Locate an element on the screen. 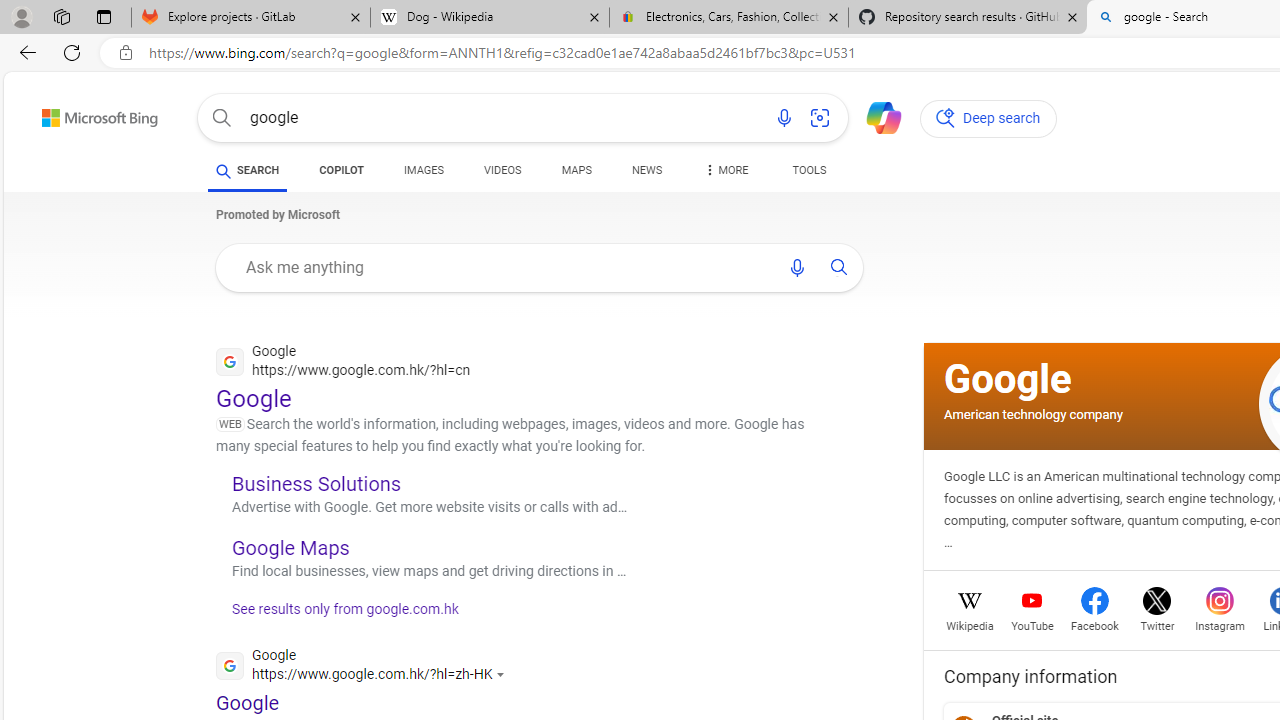 The width and height of the screenshot is (1280, 720). 'Wikipedia' is located at coordinates (970, 623).